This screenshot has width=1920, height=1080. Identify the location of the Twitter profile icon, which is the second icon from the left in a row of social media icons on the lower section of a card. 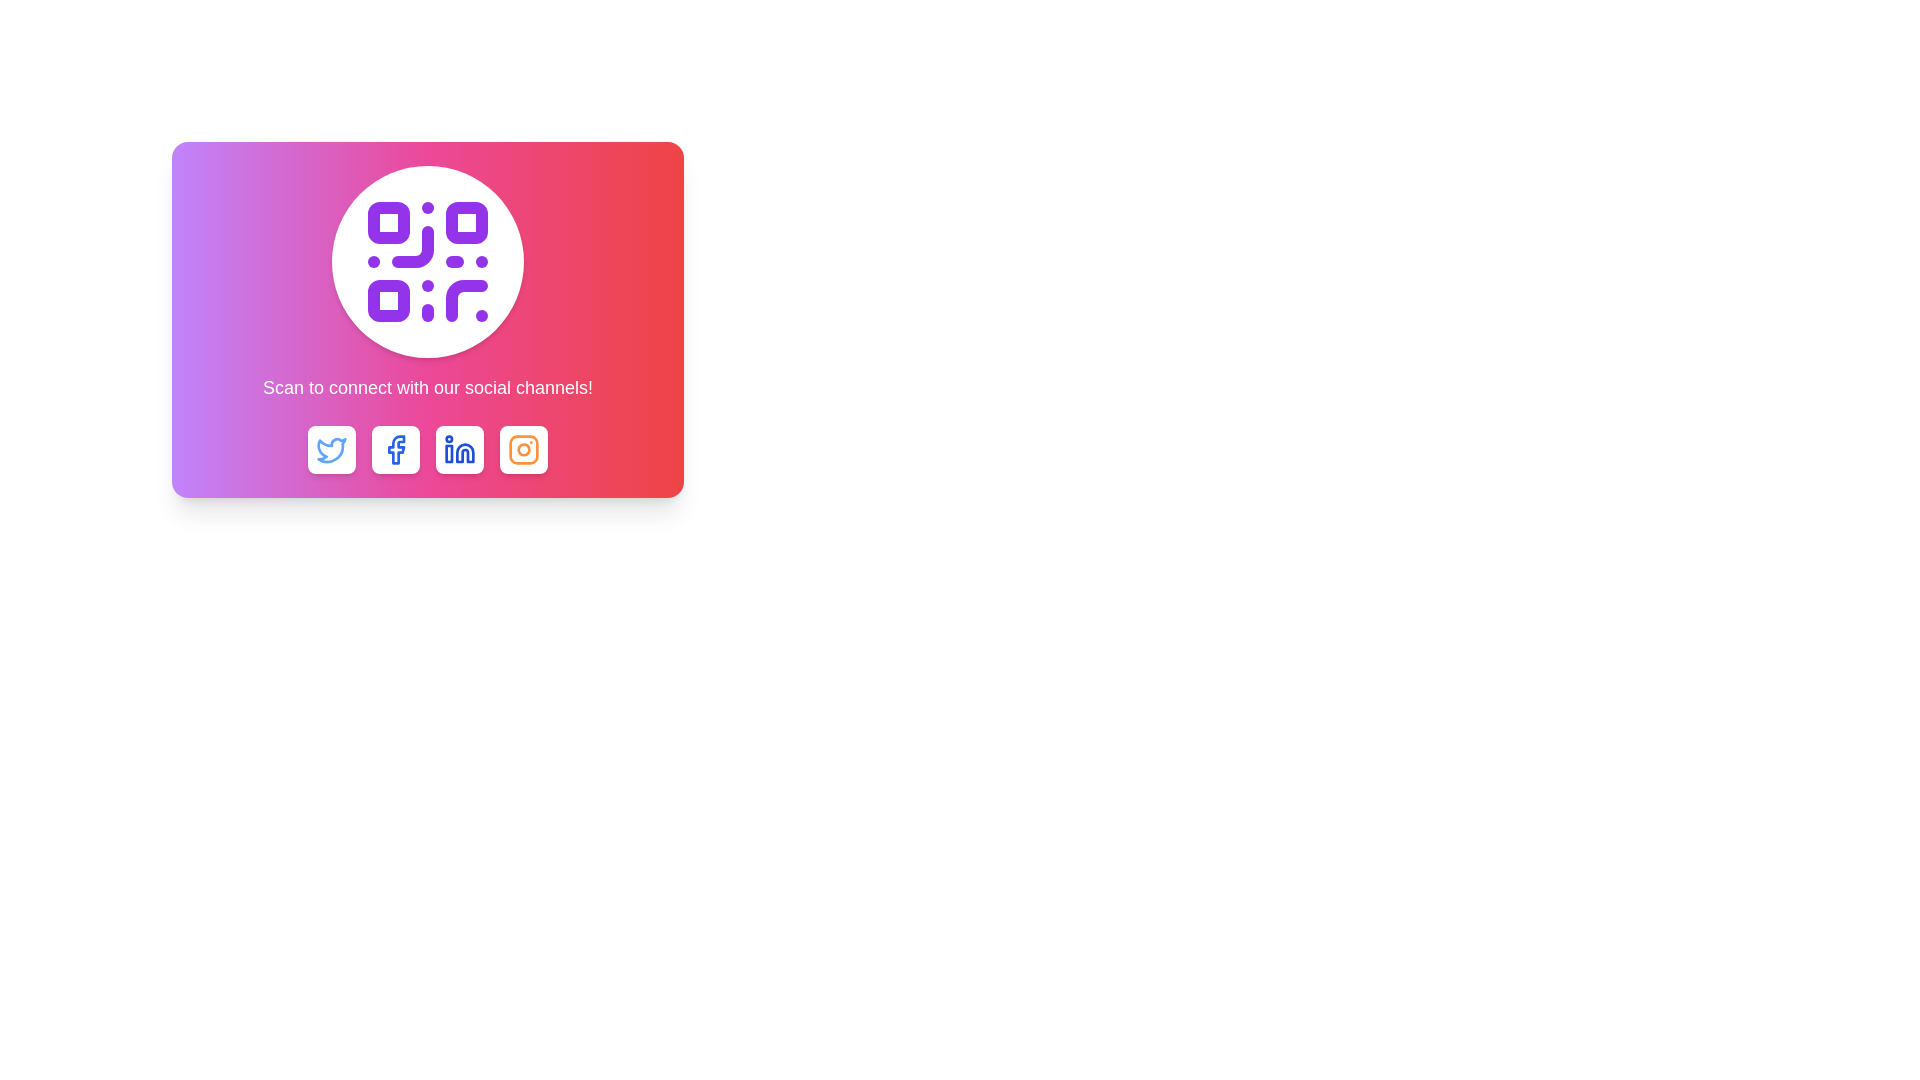
(331, 450).